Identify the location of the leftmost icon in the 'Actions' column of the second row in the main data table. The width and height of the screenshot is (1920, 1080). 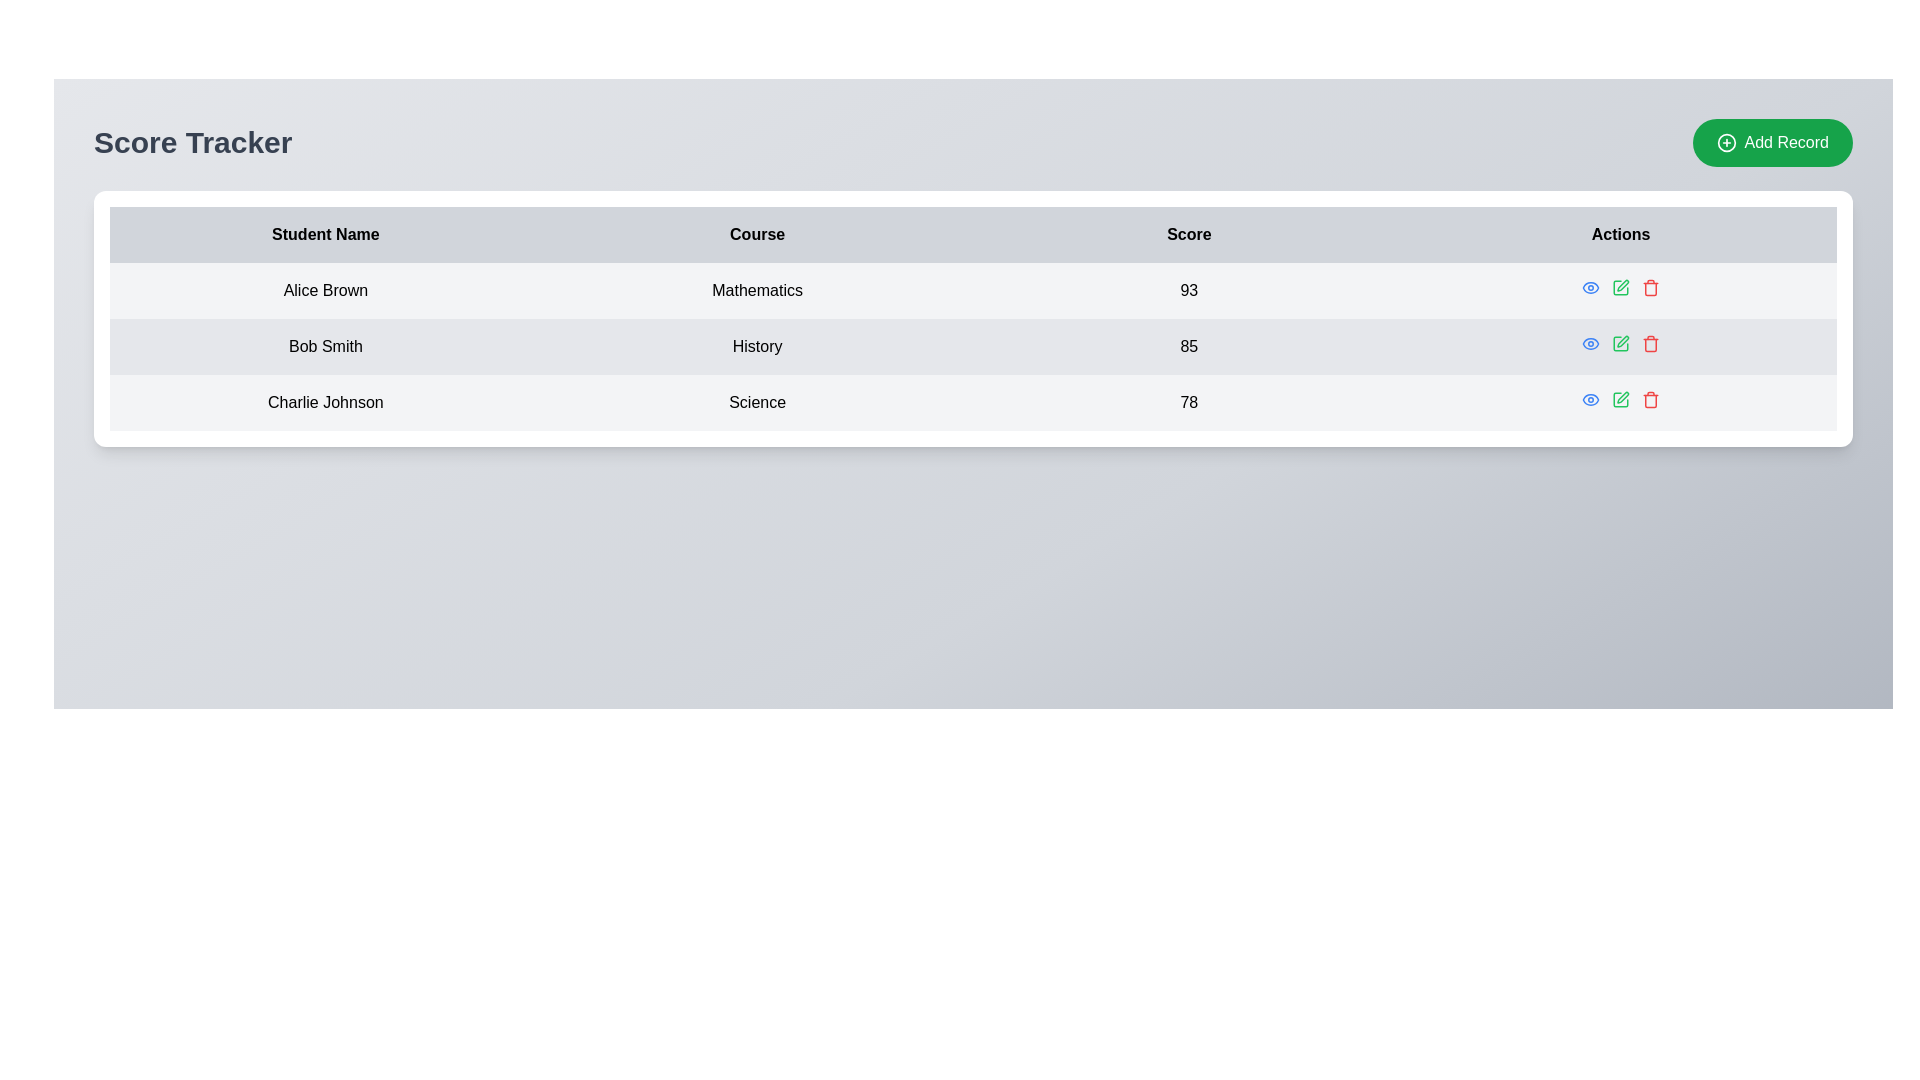
(1589, 288).